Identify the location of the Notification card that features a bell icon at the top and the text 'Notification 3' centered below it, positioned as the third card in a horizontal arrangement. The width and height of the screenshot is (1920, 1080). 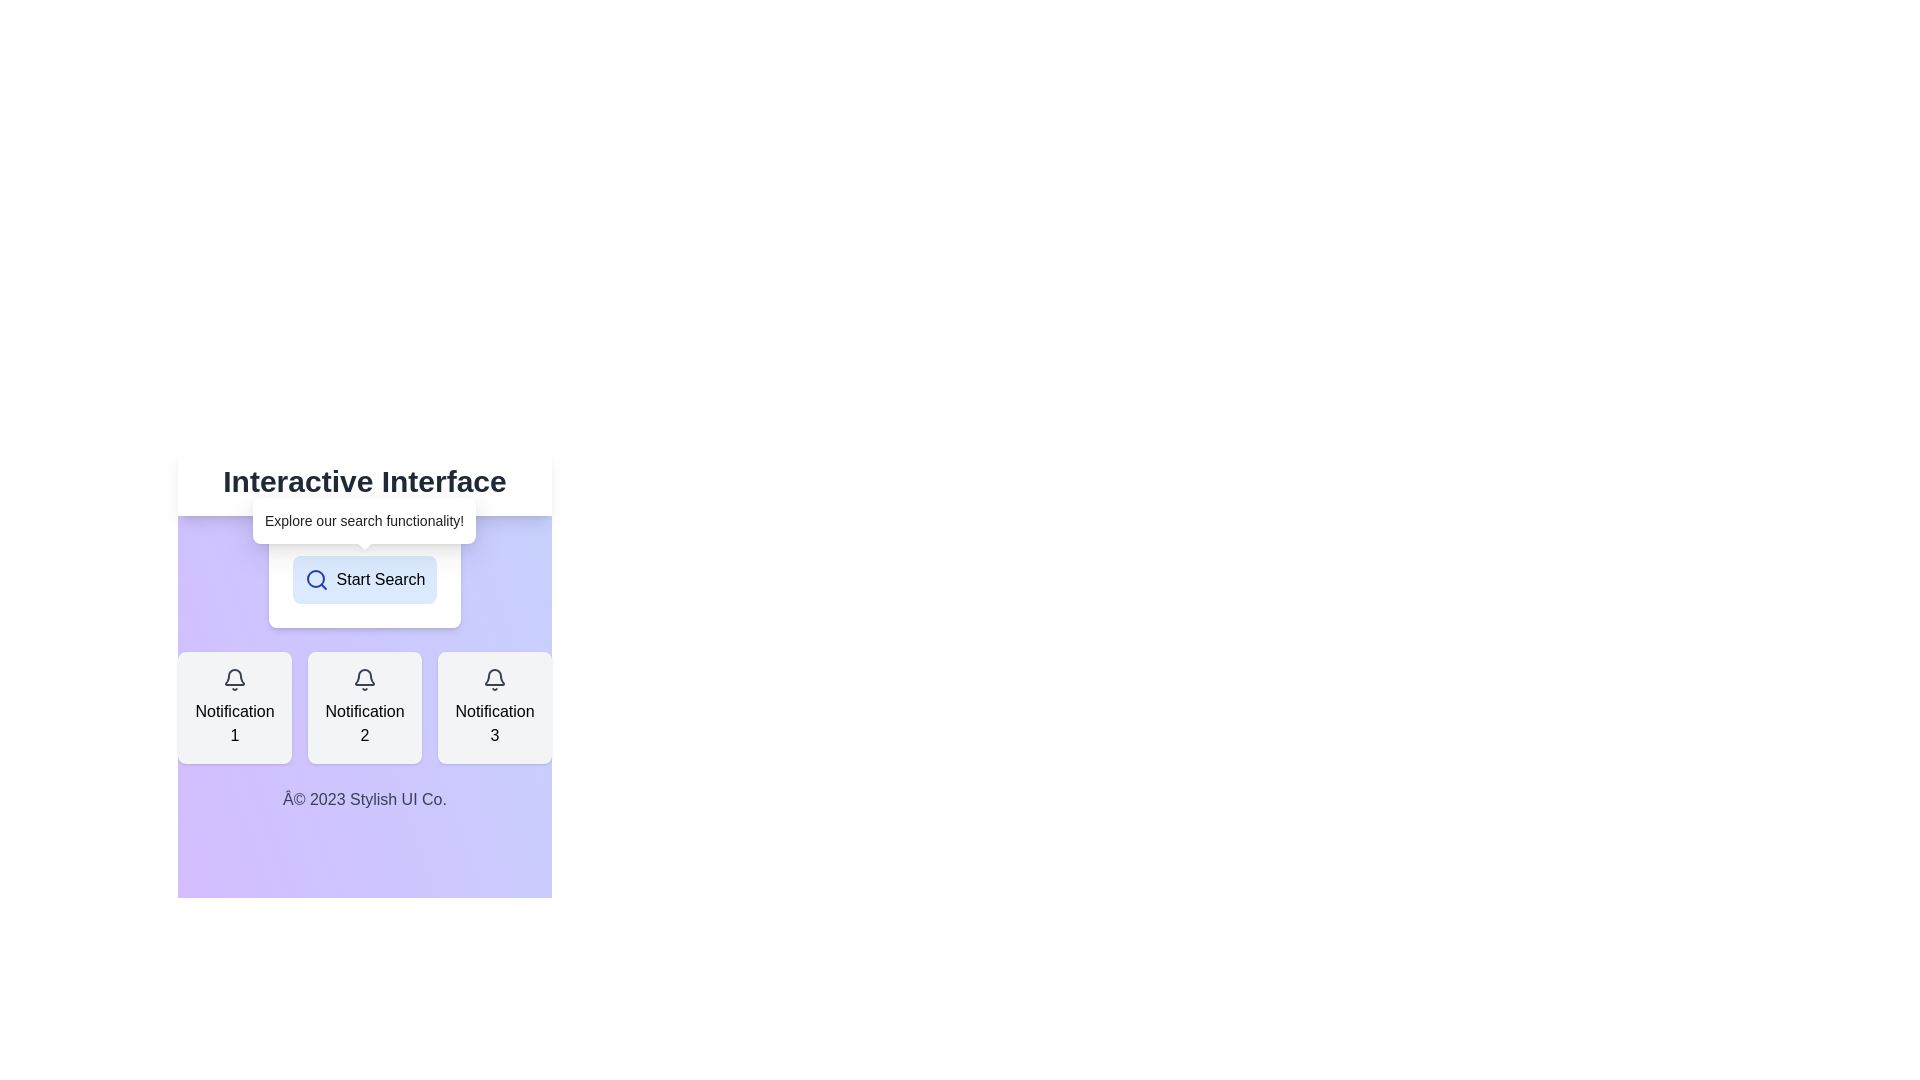
(494, 707).